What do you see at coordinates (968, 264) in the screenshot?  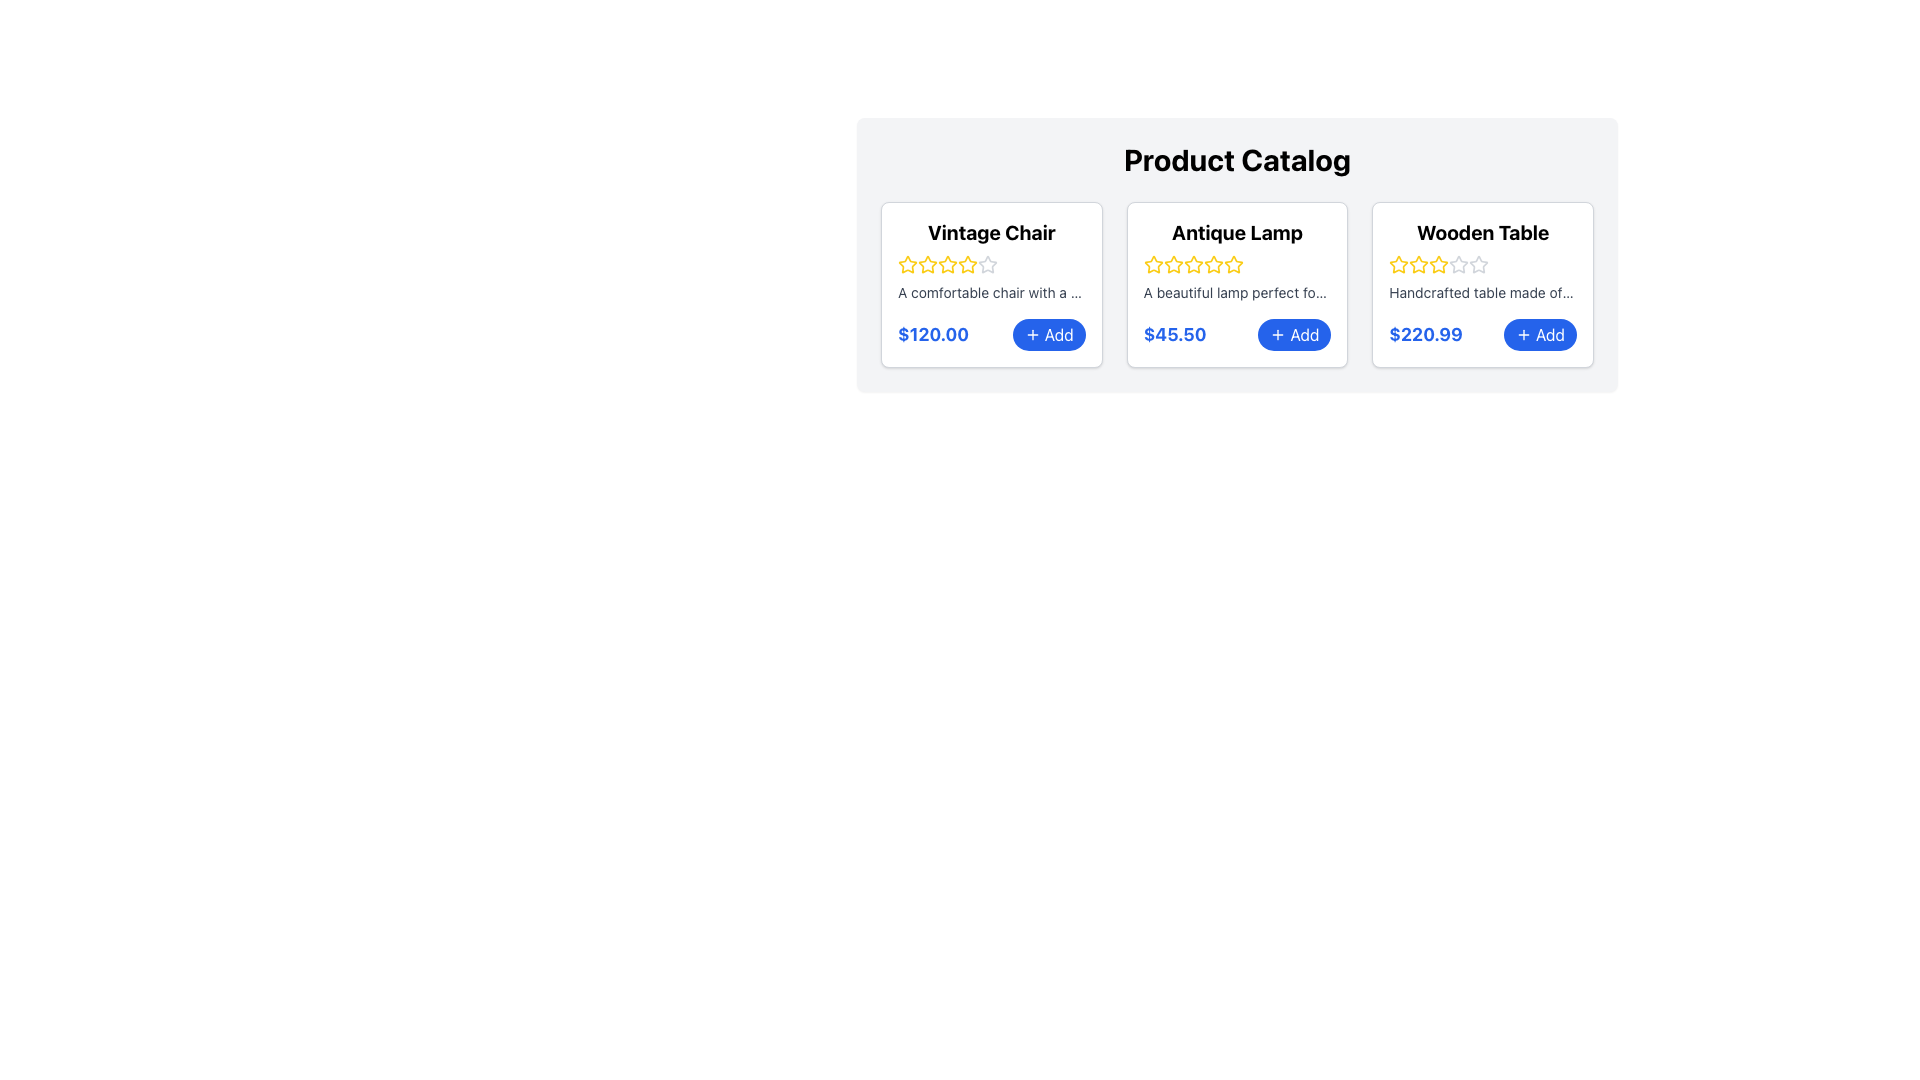 I see `the fourth yellow star icon in the five-star rating row above the 'Vintage Chair' card` at bounding box center [968, 264].